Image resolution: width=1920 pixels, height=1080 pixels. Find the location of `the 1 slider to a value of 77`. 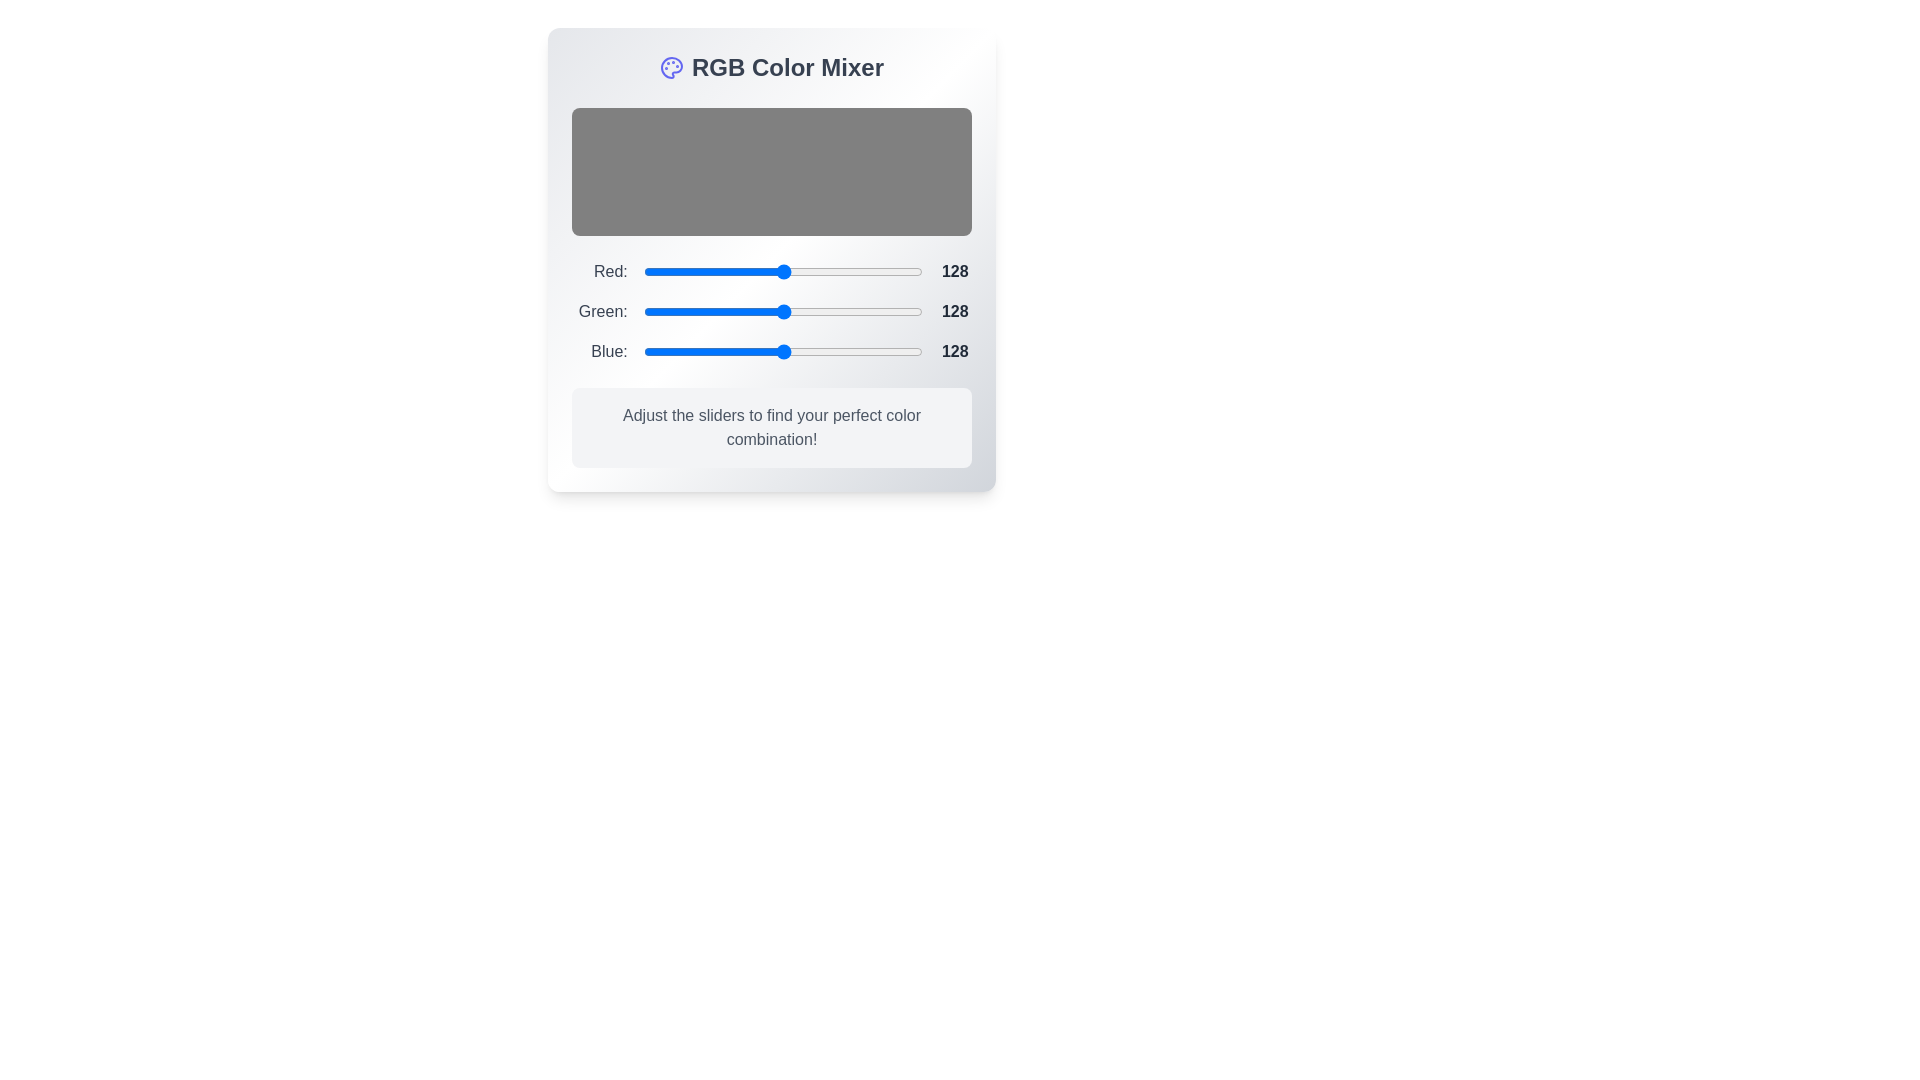

the 1 slider to a value of 77 is located at coordinates (825, 312).